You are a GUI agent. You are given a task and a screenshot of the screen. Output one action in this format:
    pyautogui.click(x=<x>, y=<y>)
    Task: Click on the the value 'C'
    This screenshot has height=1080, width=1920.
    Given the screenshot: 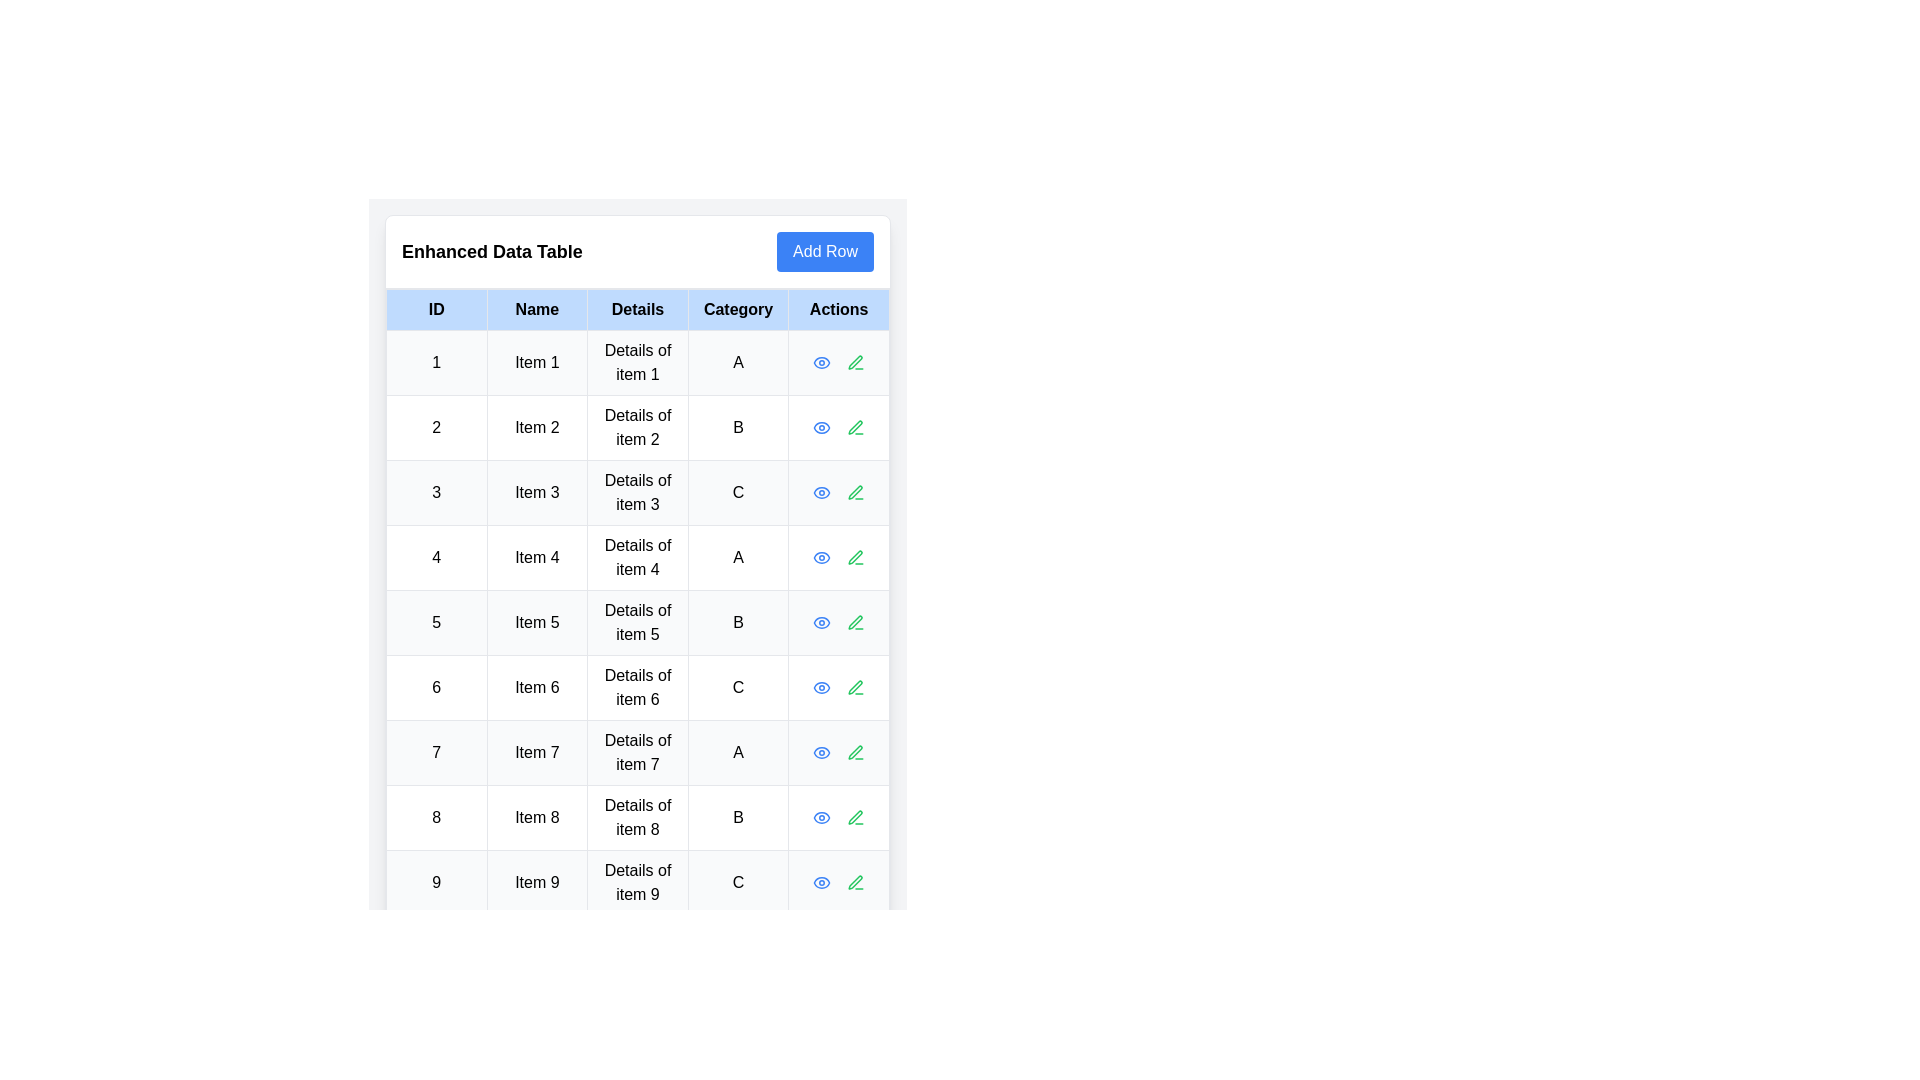 What is the action you would take?
    pyautogui.click(x=737, y=493)
    